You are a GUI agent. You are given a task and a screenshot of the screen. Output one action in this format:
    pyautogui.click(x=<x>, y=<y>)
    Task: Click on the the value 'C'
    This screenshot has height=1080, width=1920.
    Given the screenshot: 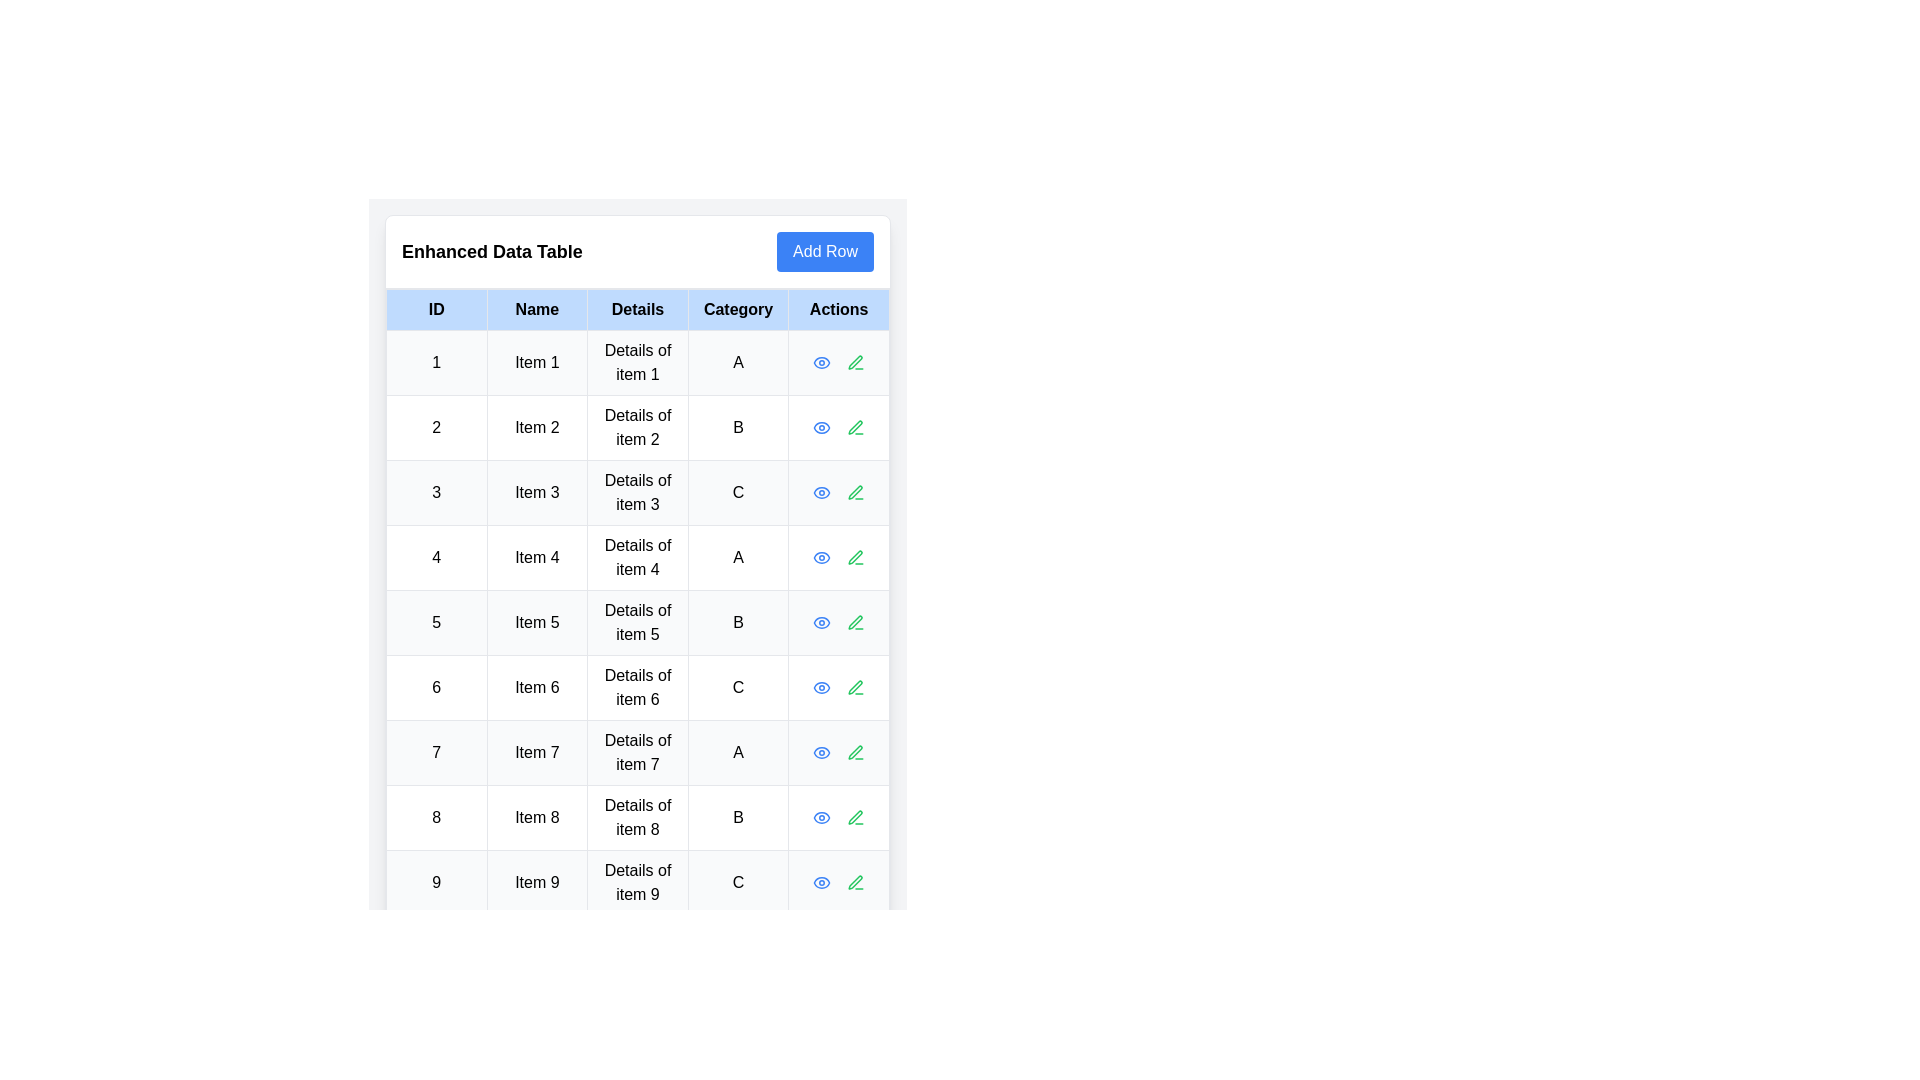 What is the action you would take?
    pyautogui.click(x=737, y=493)
    